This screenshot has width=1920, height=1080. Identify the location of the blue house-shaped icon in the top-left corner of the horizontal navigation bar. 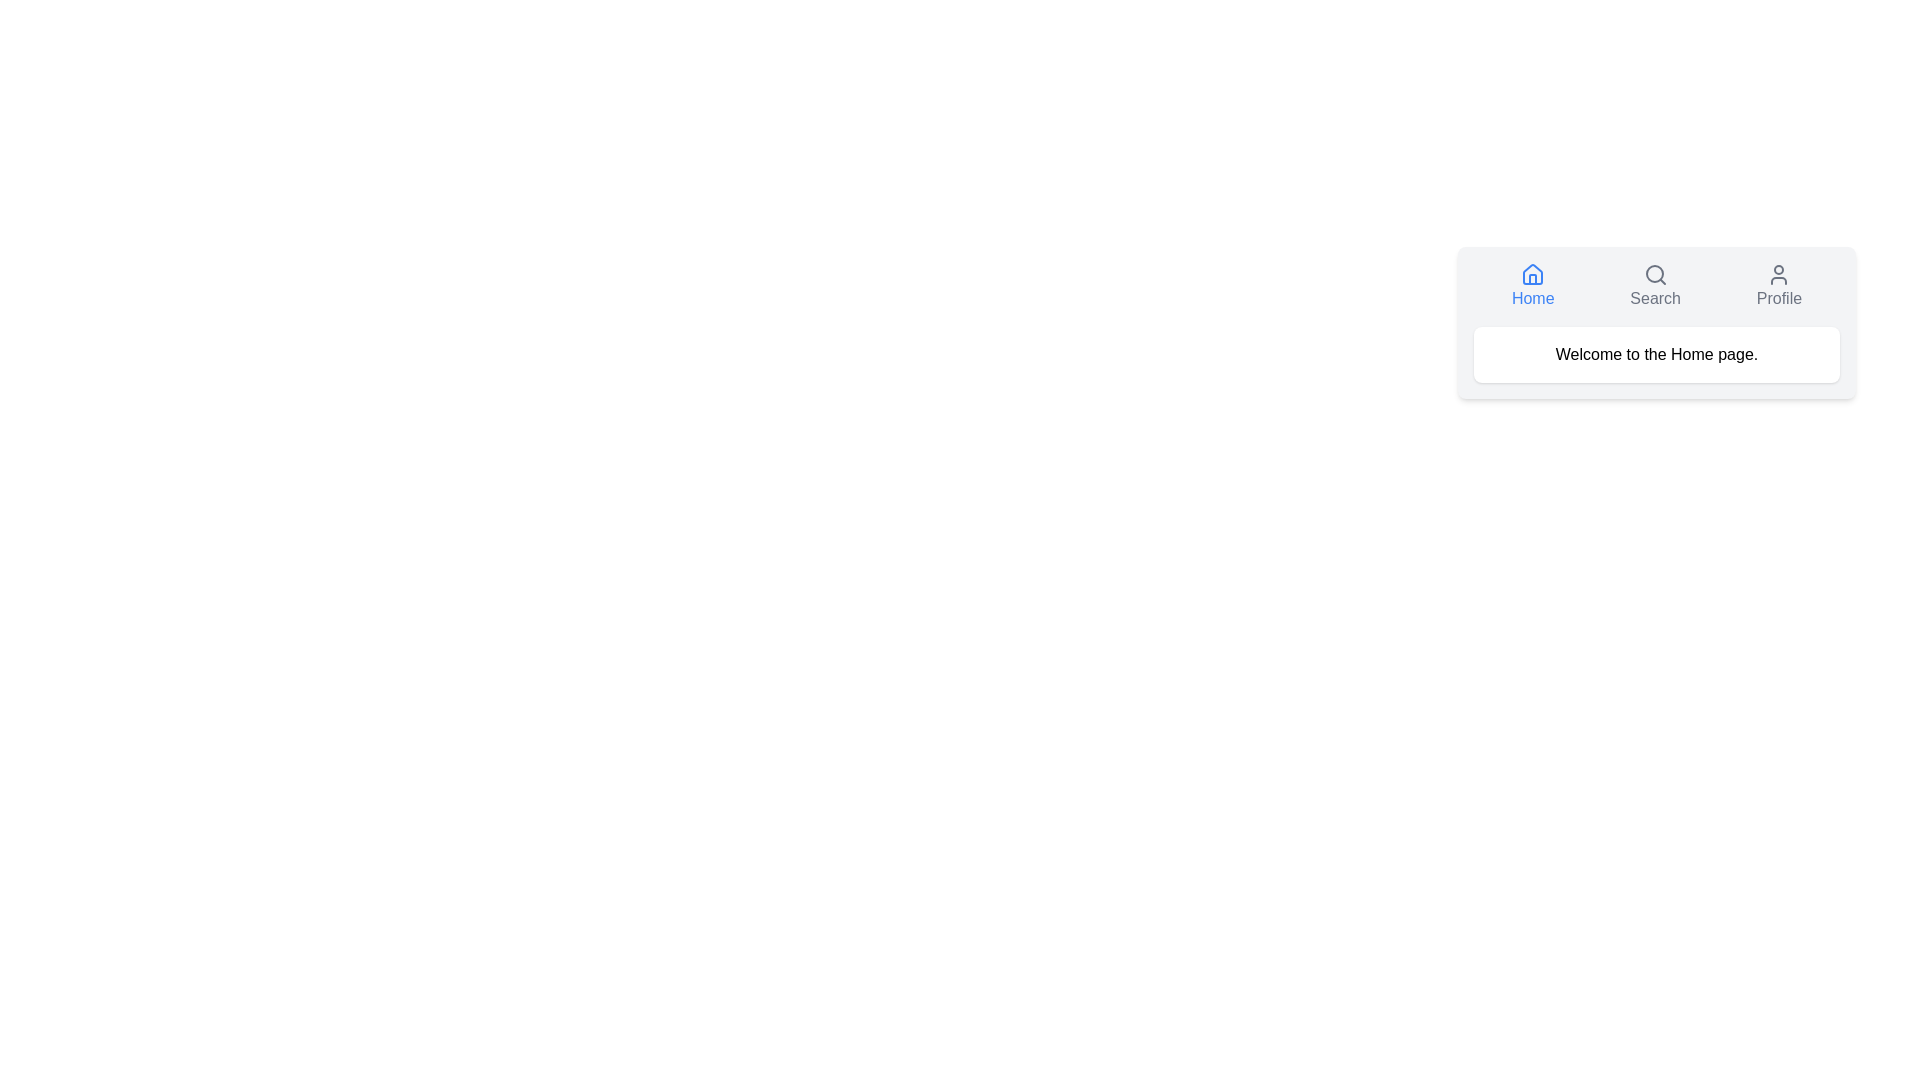
(1532, 274).